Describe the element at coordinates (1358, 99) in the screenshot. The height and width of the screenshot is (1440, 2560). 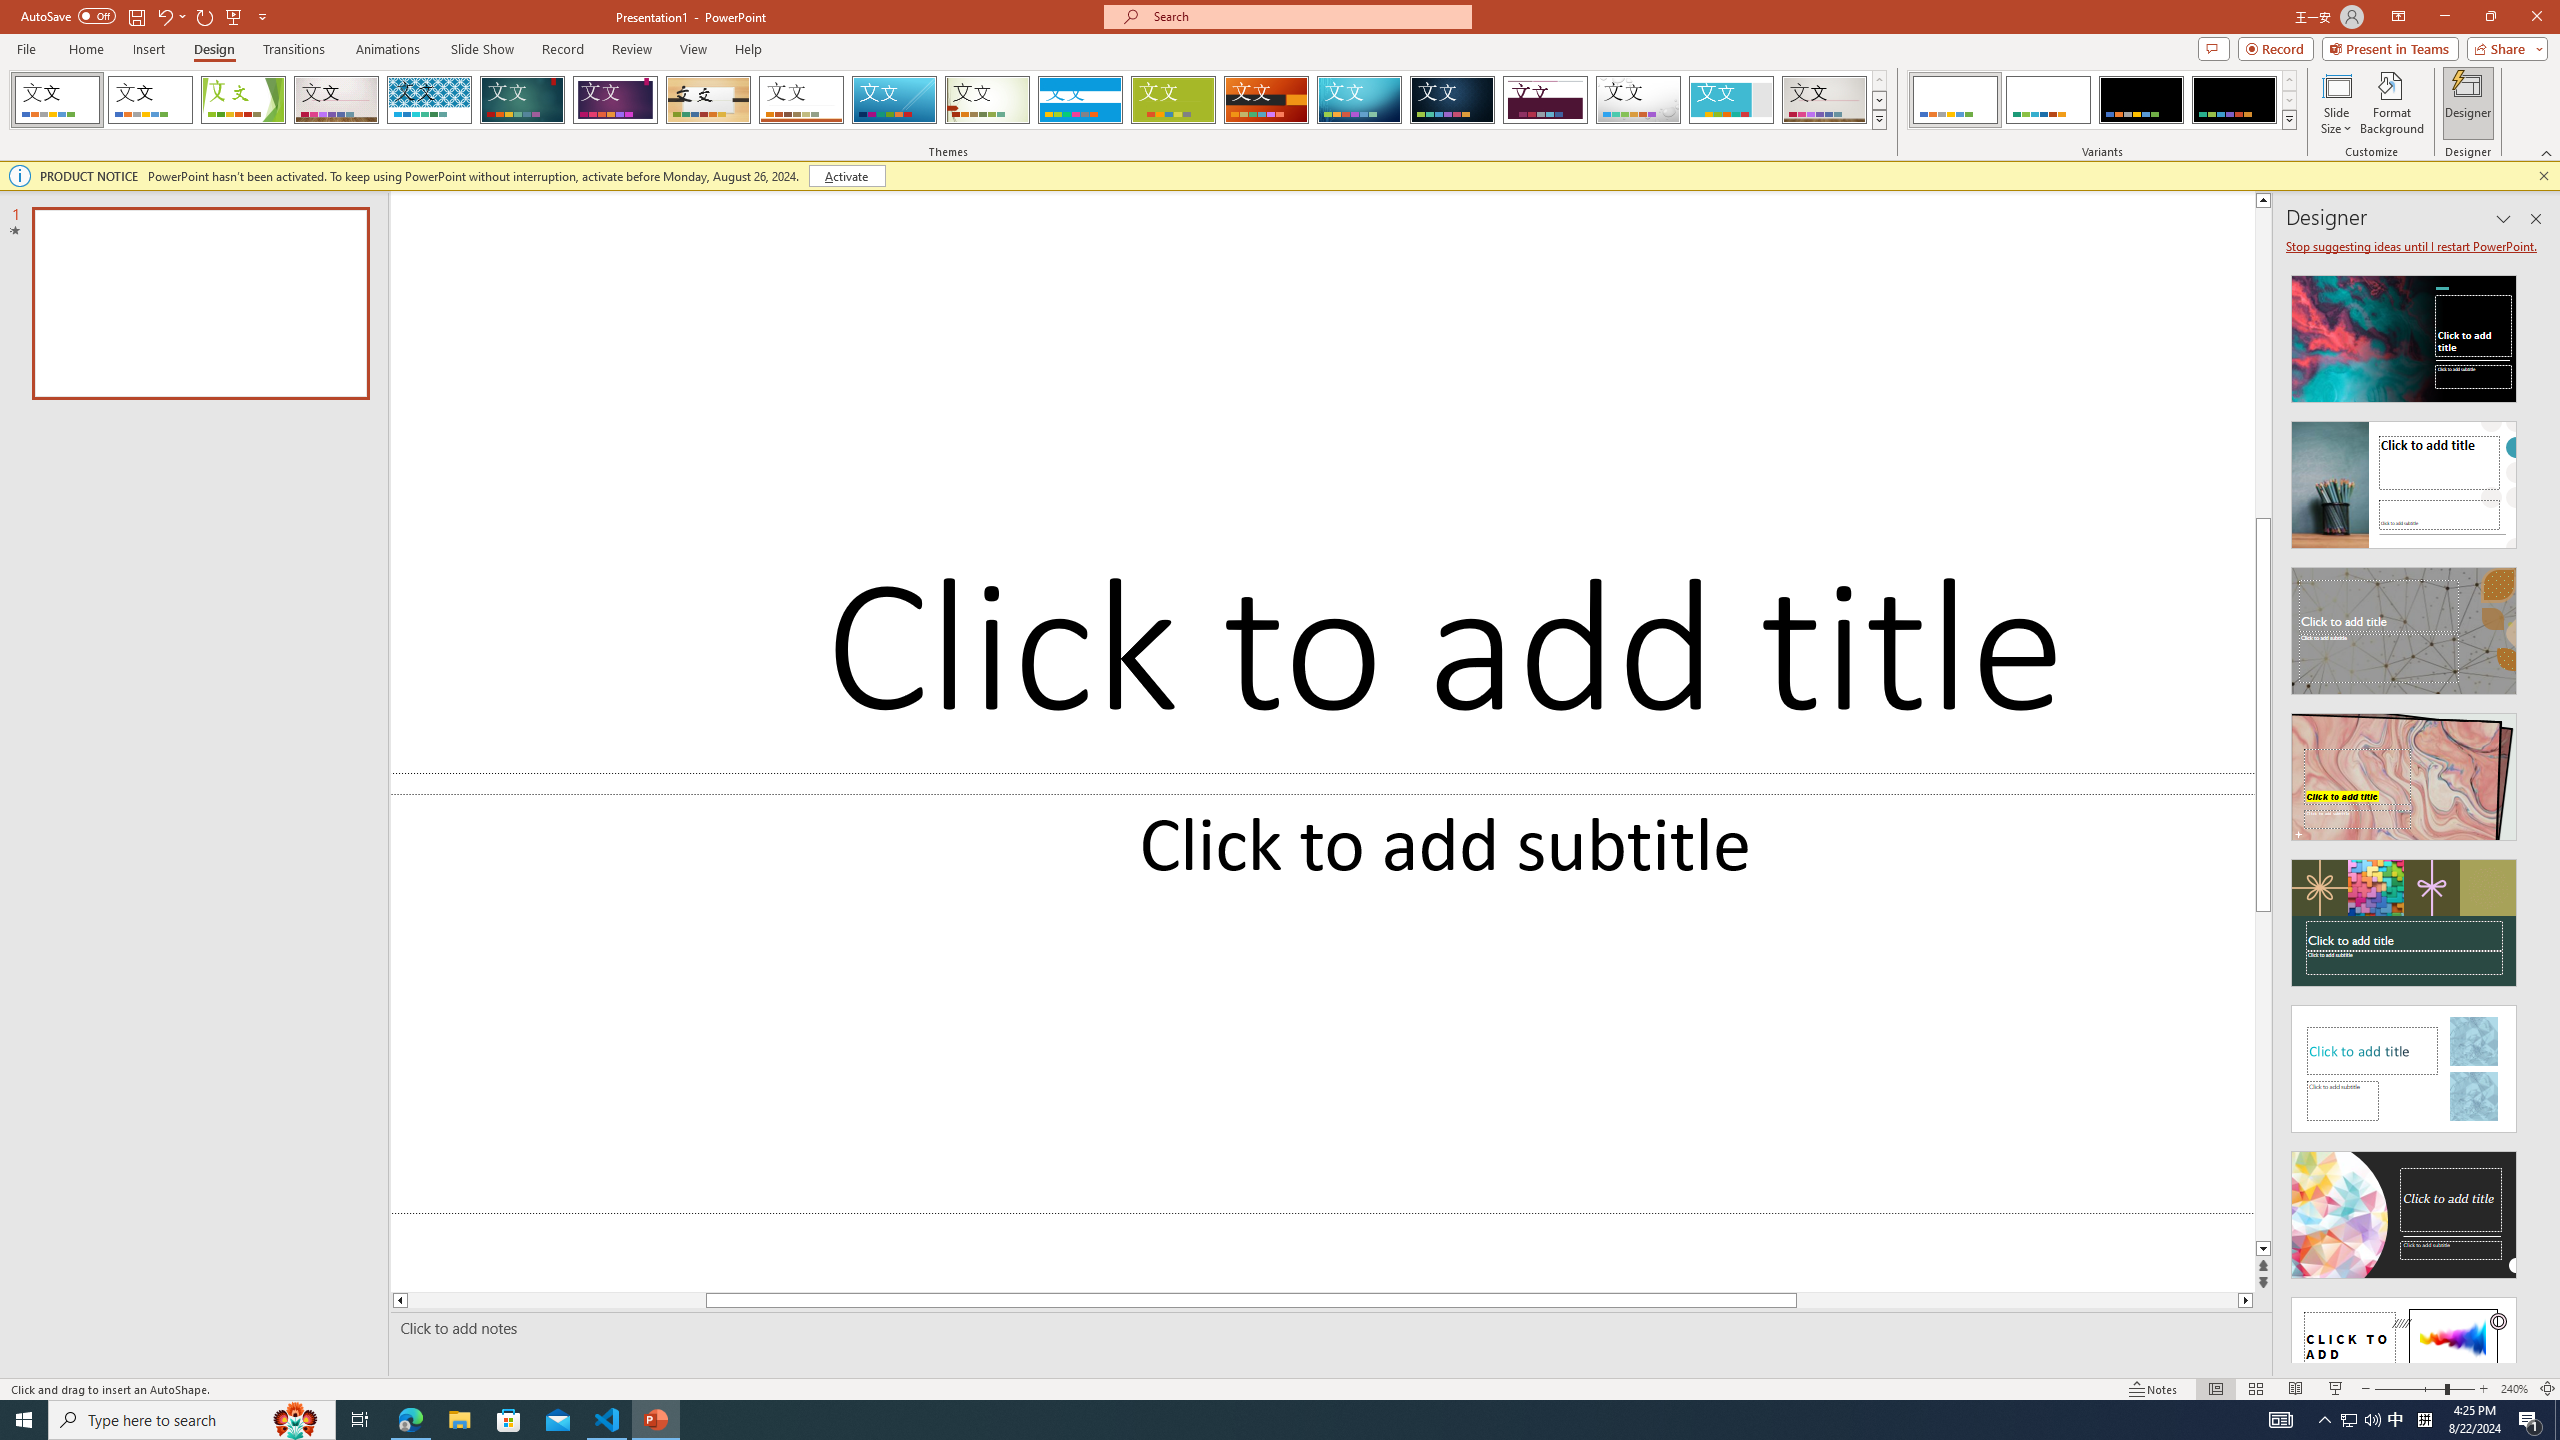
I see `'Circuit'` at that location.